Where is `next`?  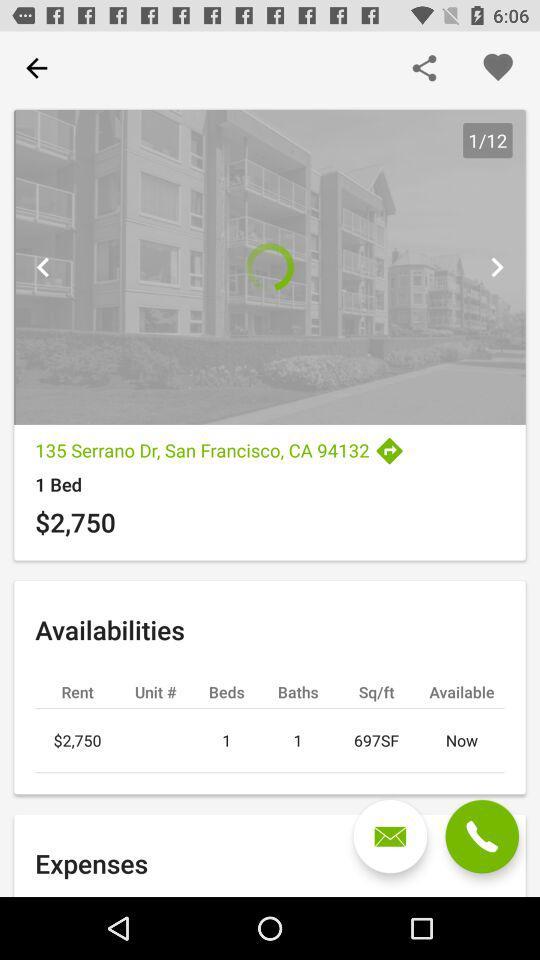 next is located at coordinates (495, 266).